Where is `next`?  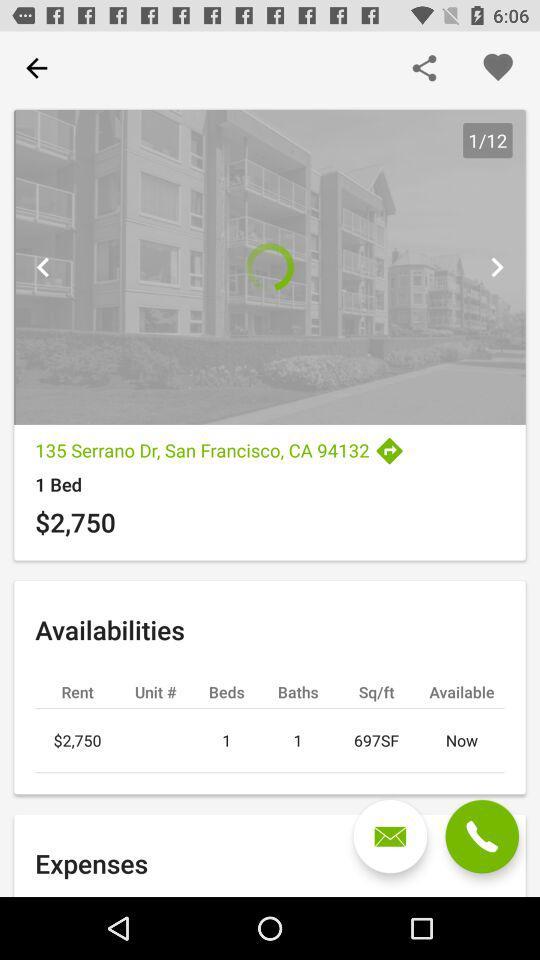 next is located at coordinates (495, 266).